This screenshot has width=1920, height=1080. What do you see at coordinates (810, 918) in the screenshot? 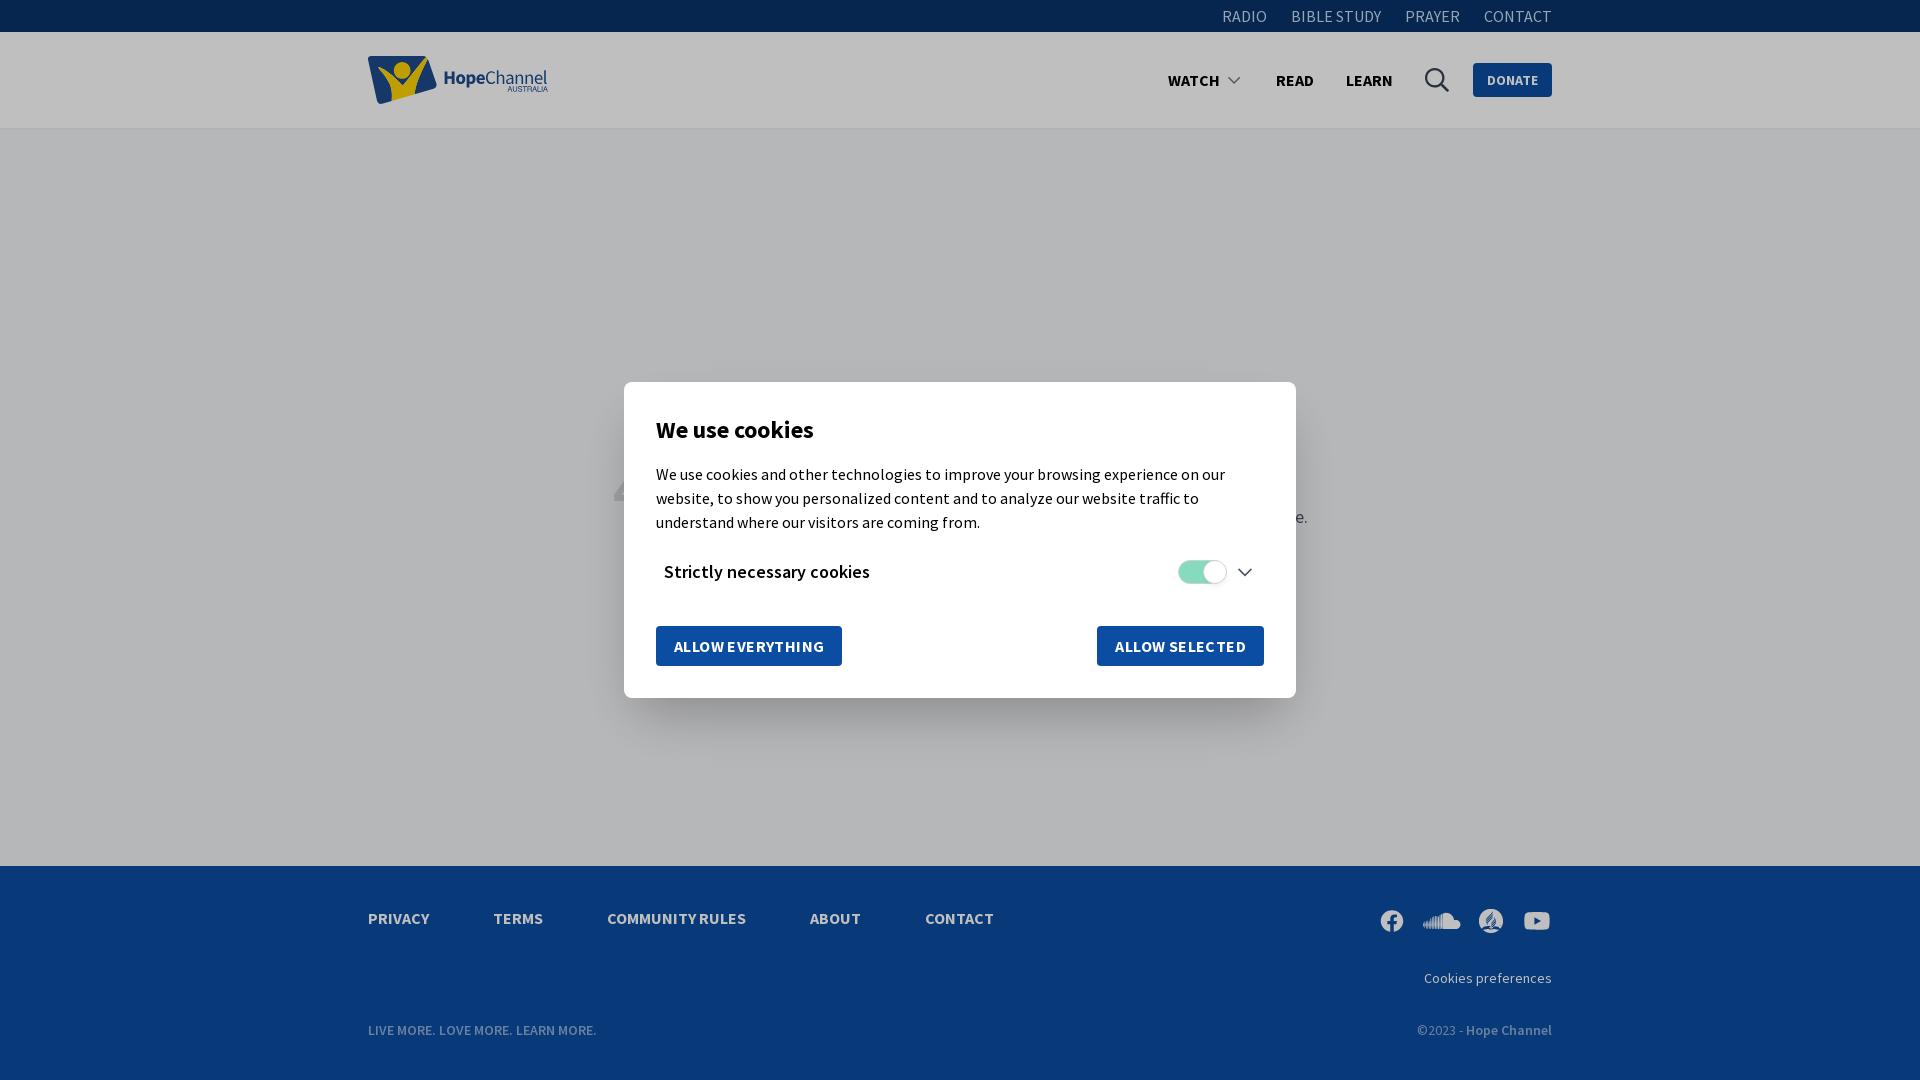
I see `'ABOUT'` at bounding box center [810, 918].